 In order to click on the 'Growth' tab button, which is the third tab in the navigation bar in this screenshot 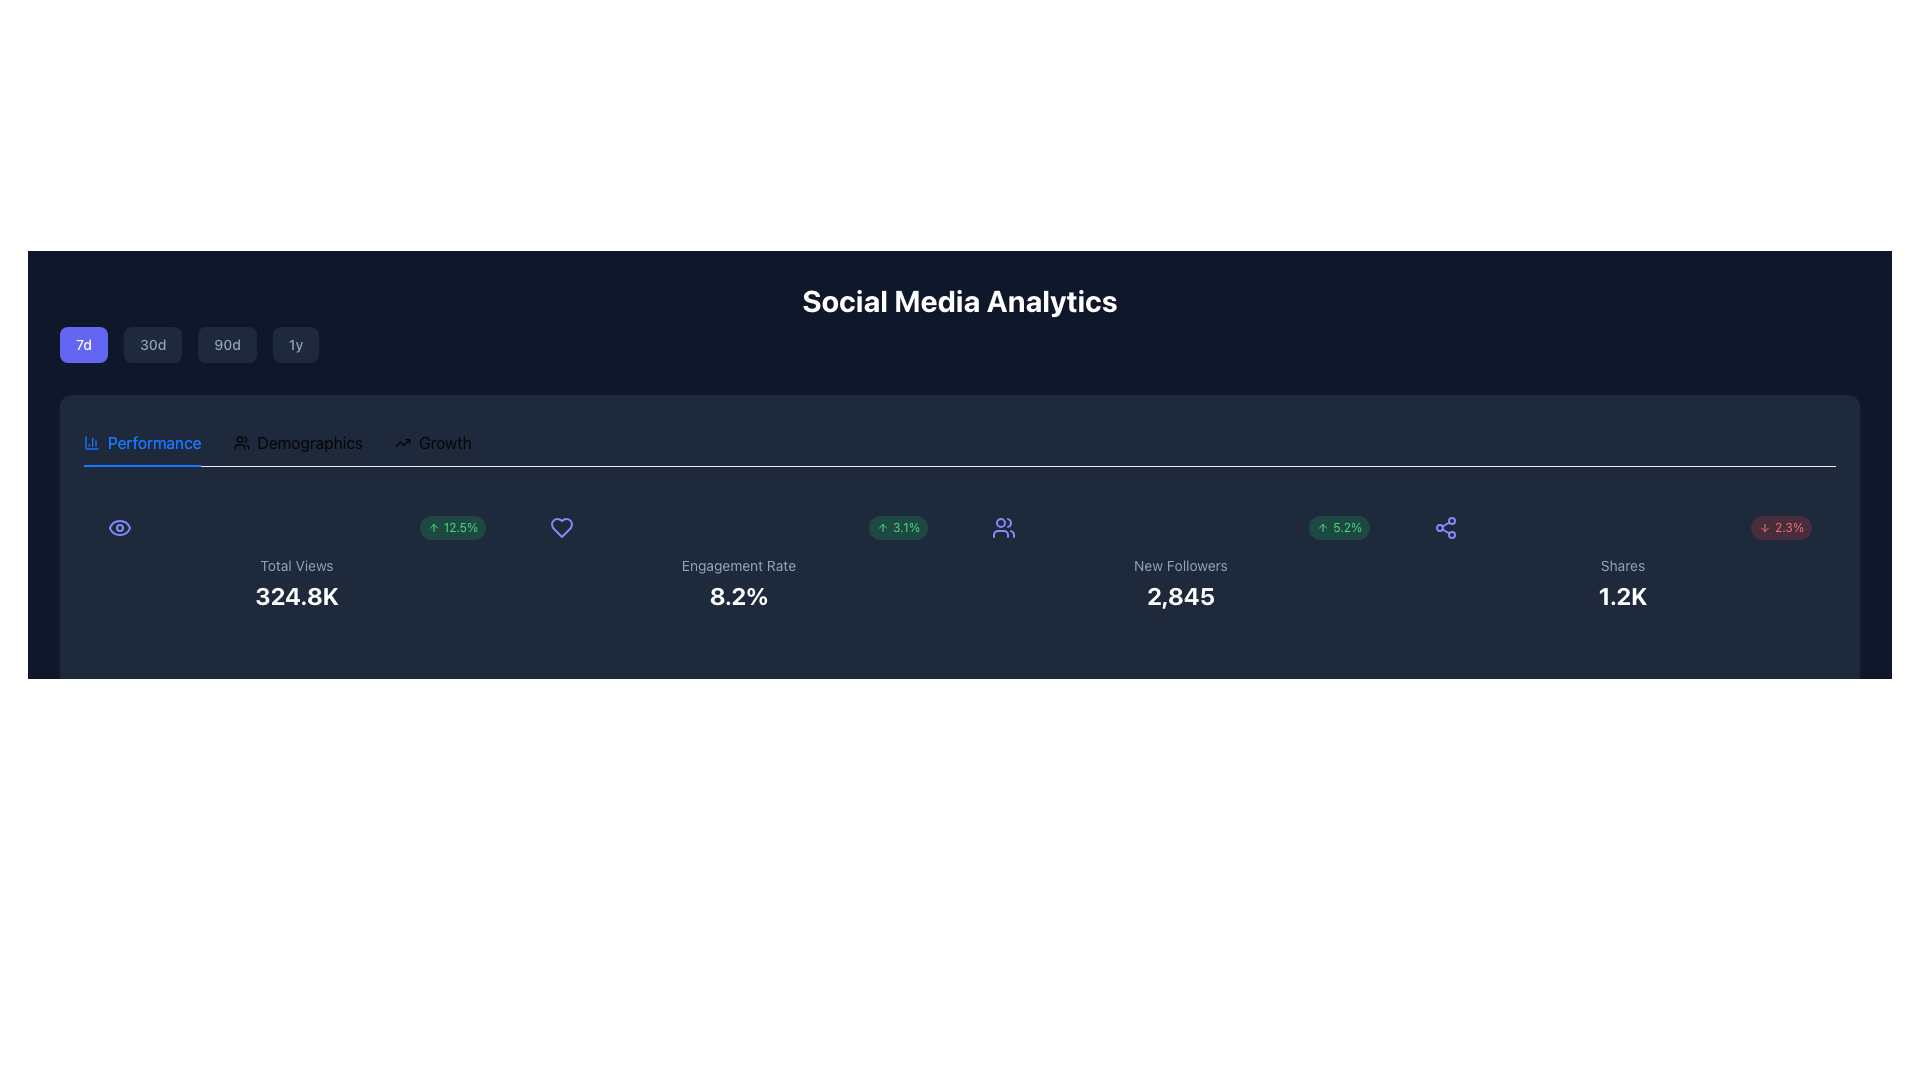, I will do `click(432, 442)`.